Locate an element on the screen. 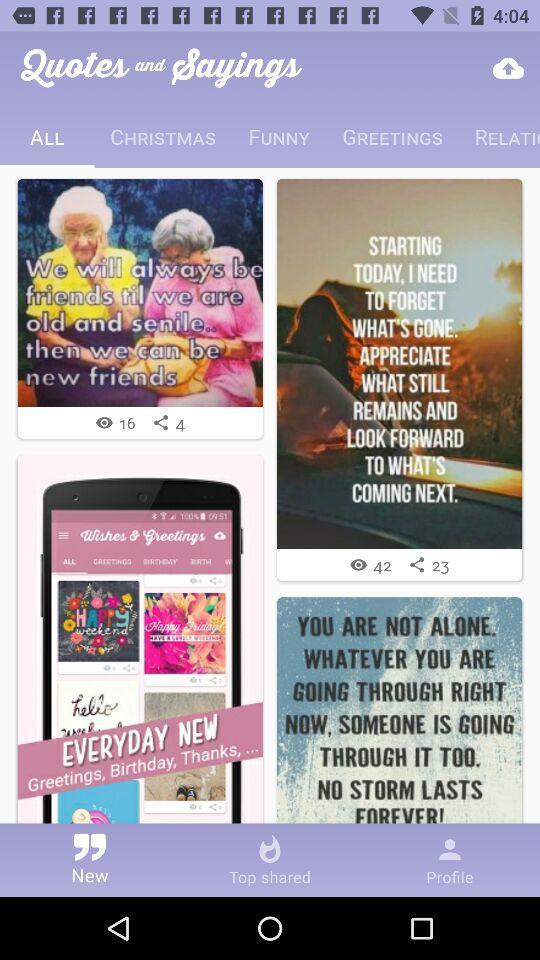  image with phrase is located at coordinates (399, 720).